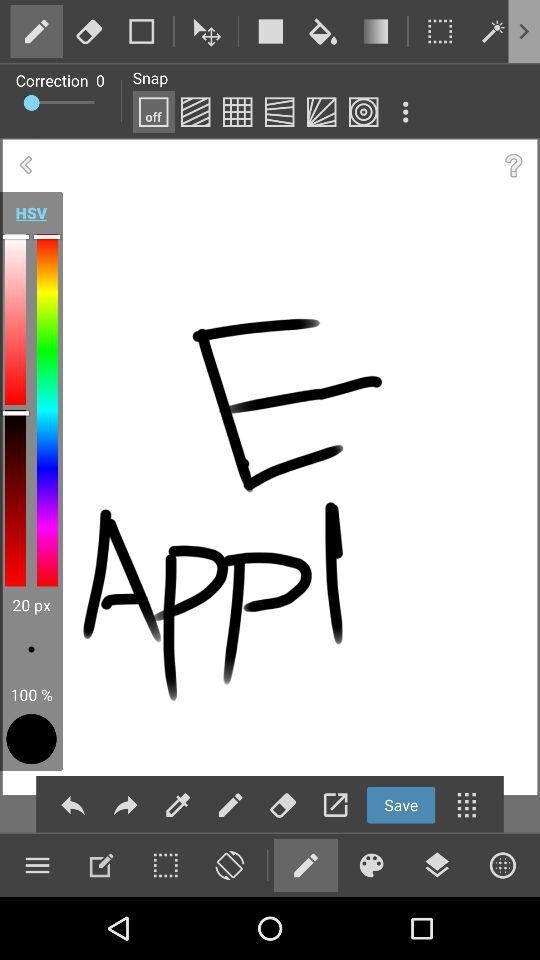 The height and width of the screenshot is (960, 540). Describe the element at coordinates (282, 805) in the screenshot. I see `erase the letter` at that location.